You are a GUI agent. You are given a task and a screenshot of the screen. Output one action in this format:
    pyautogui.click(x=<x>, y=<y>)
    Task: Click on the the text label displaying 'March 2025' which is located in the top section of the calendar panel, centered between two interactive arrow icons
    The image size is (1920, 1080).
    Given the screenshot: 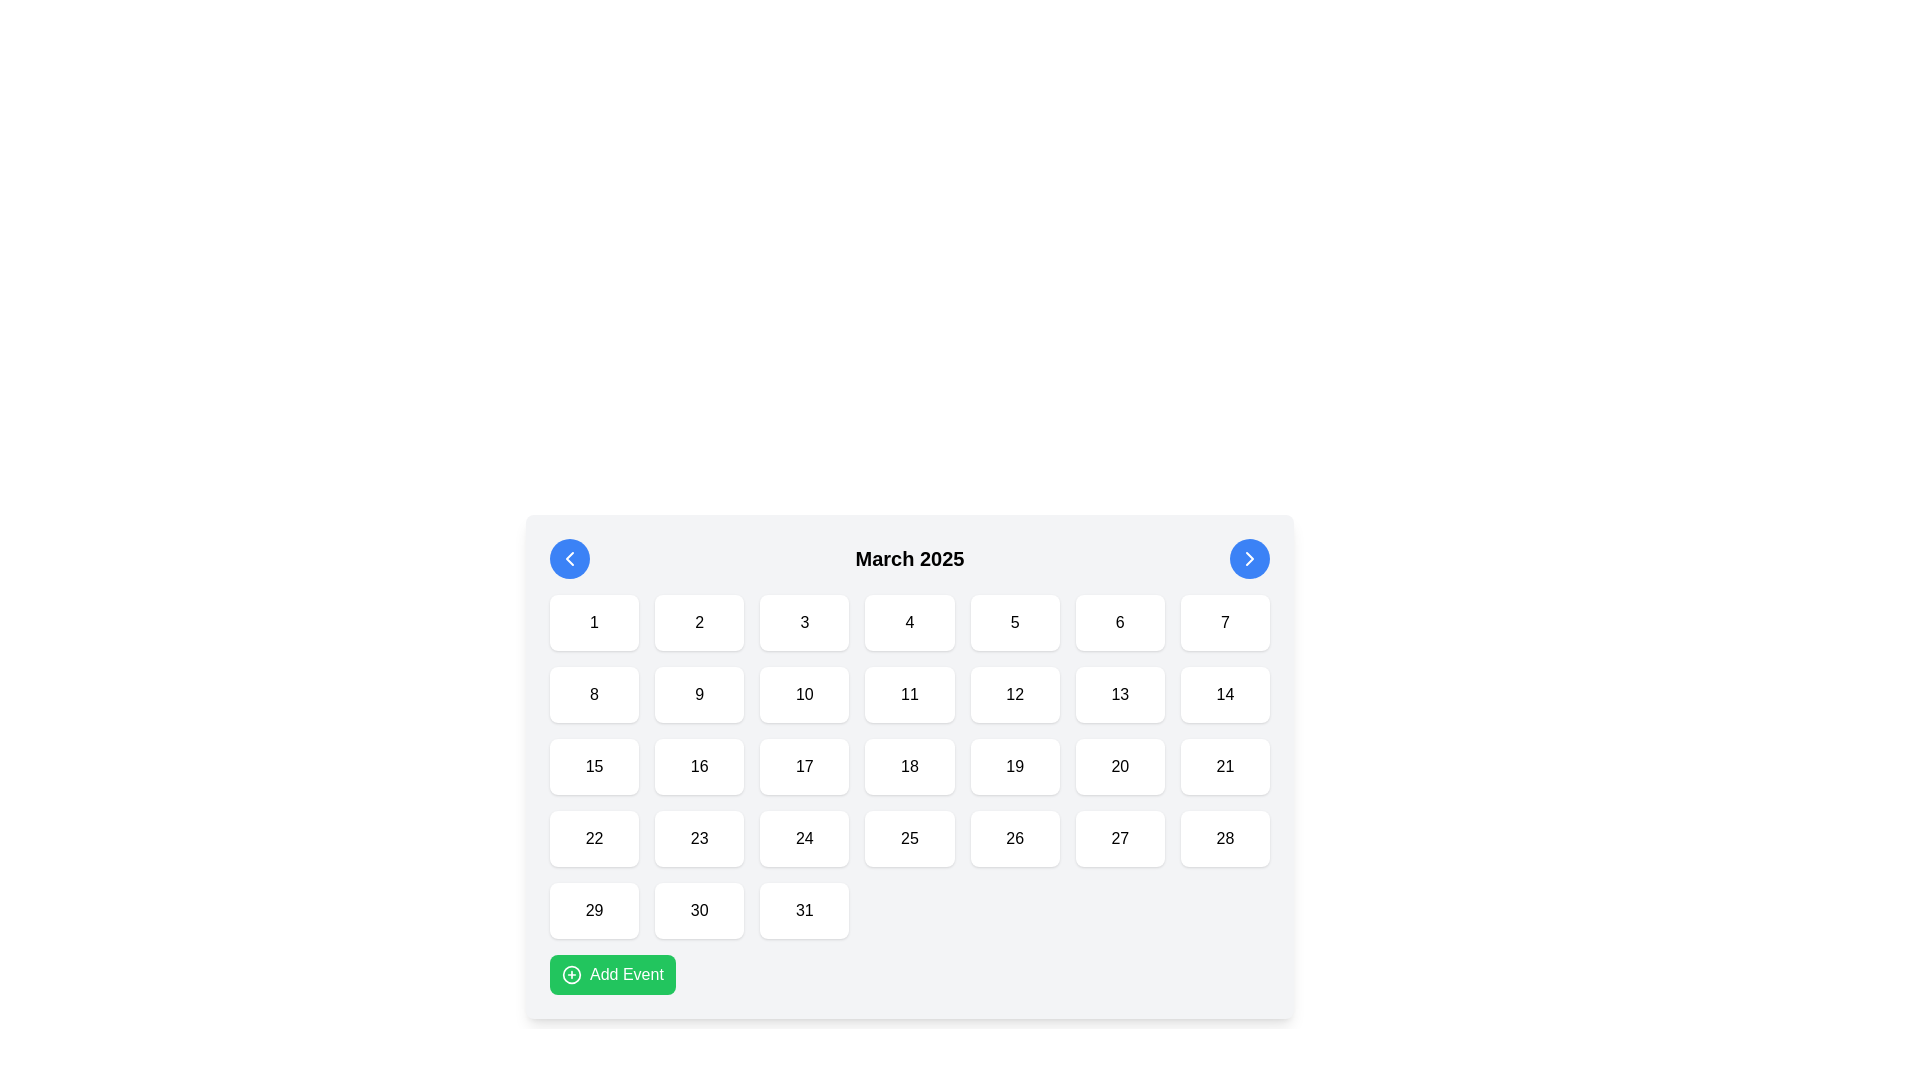 What is the action you would take?
    pyautogui.click(x=909, y=559)
    